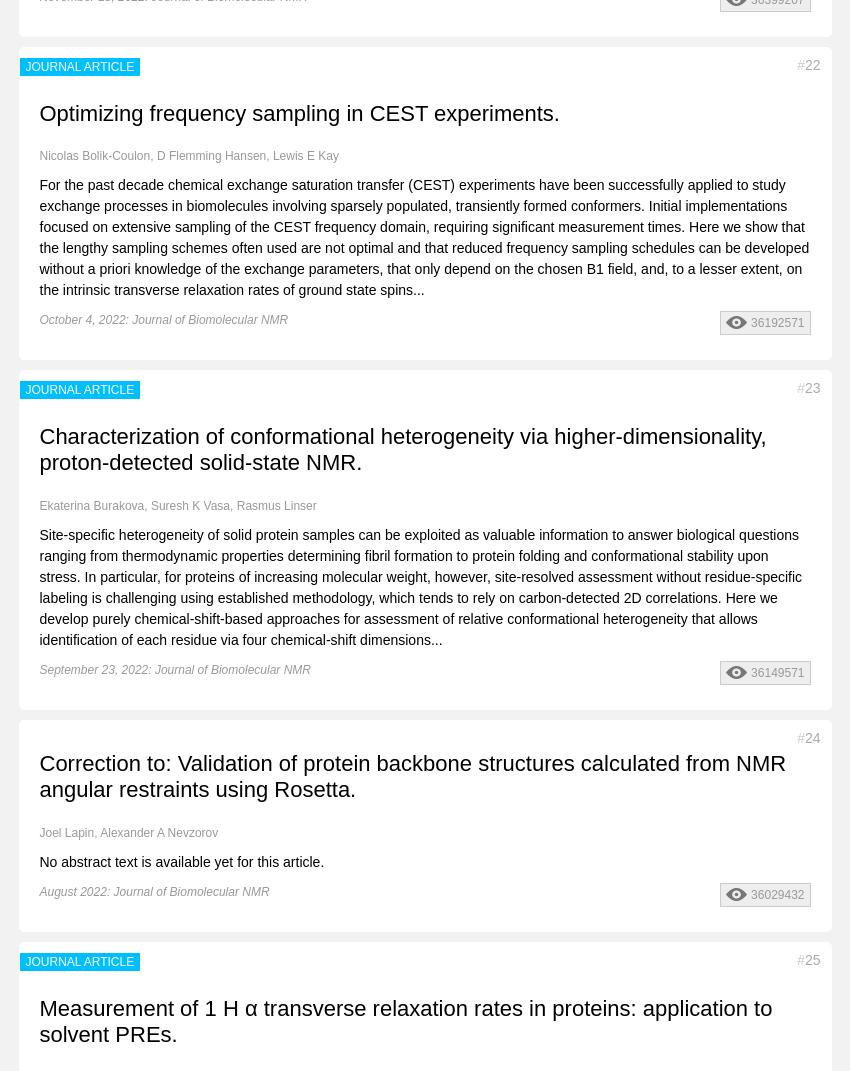  Describe the element at coordinates (803, 957) in the screenshot. I see `'25'` at that location.